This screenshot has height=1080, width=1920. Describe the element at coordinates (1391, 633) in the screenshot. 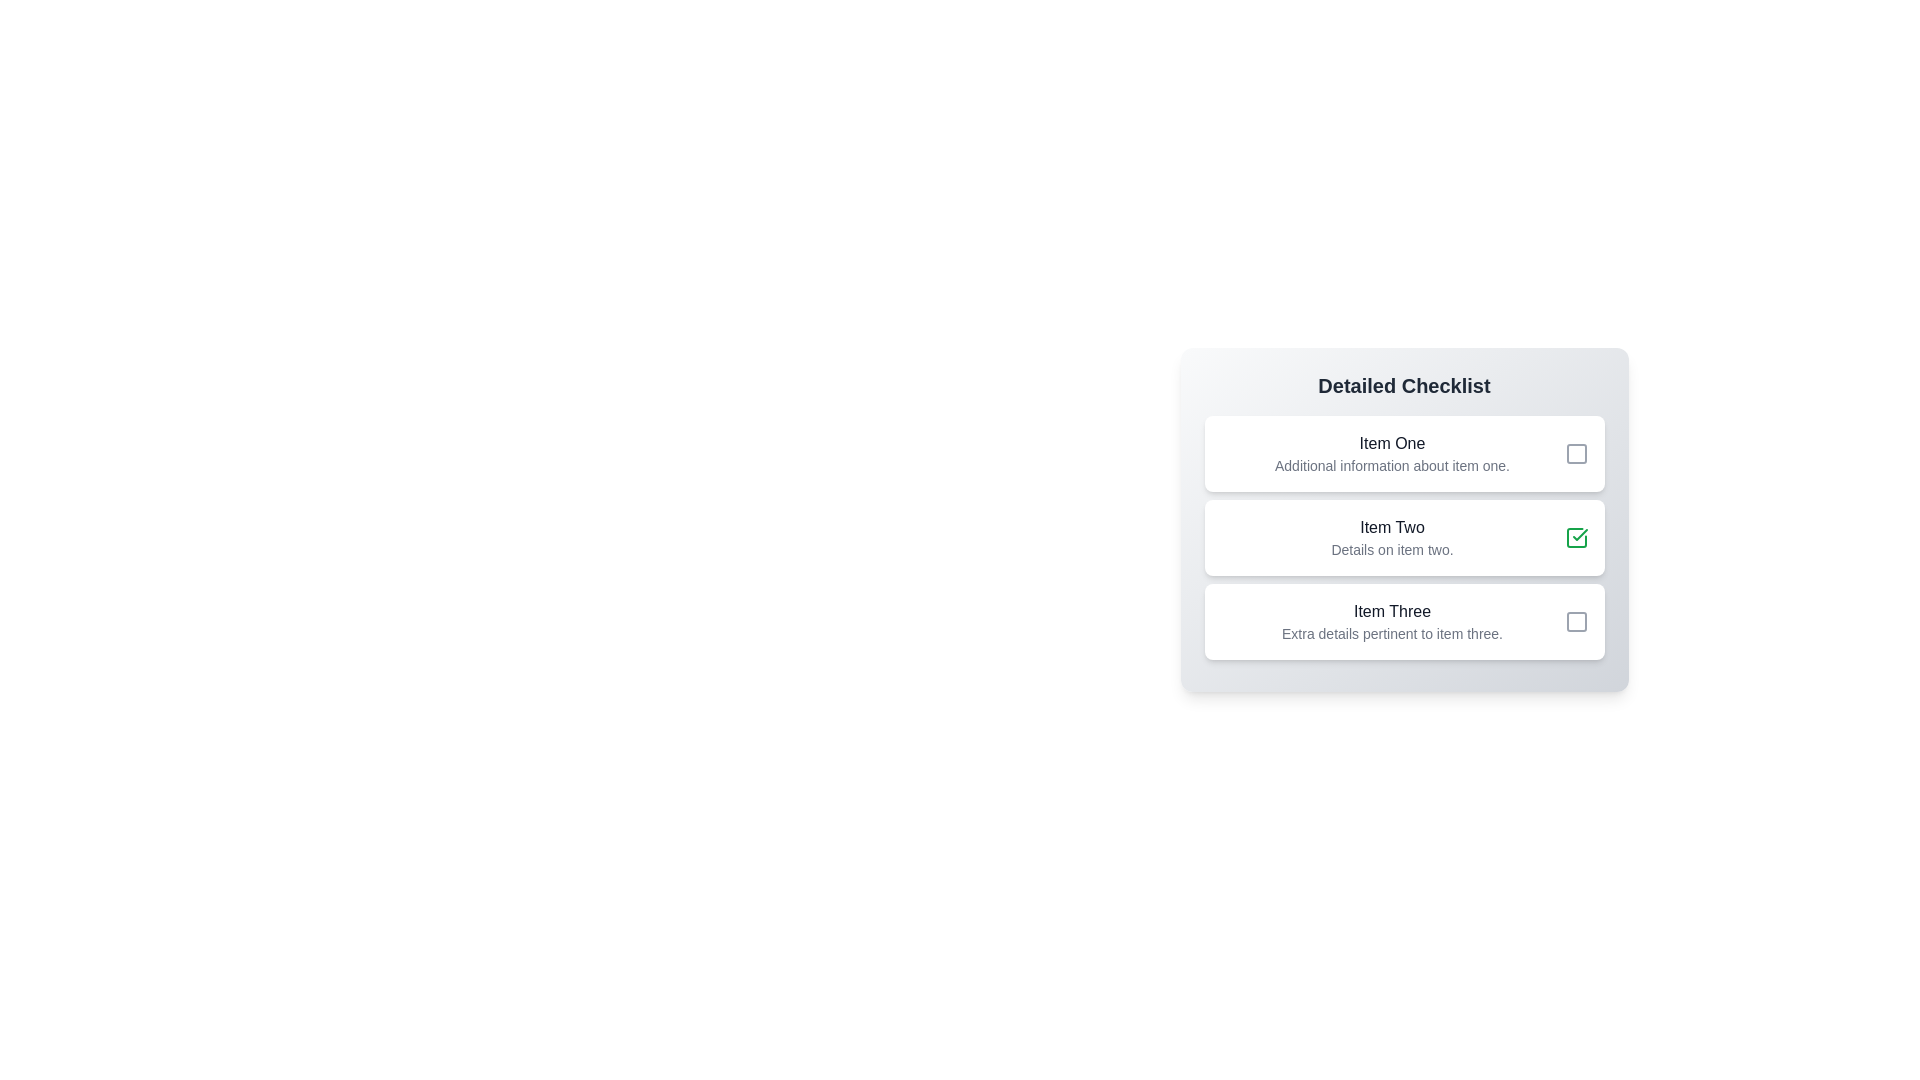

I see `static text element that displays 'Extra details pertinent to item three.' located beneath the title 'Item Three'` at that location.